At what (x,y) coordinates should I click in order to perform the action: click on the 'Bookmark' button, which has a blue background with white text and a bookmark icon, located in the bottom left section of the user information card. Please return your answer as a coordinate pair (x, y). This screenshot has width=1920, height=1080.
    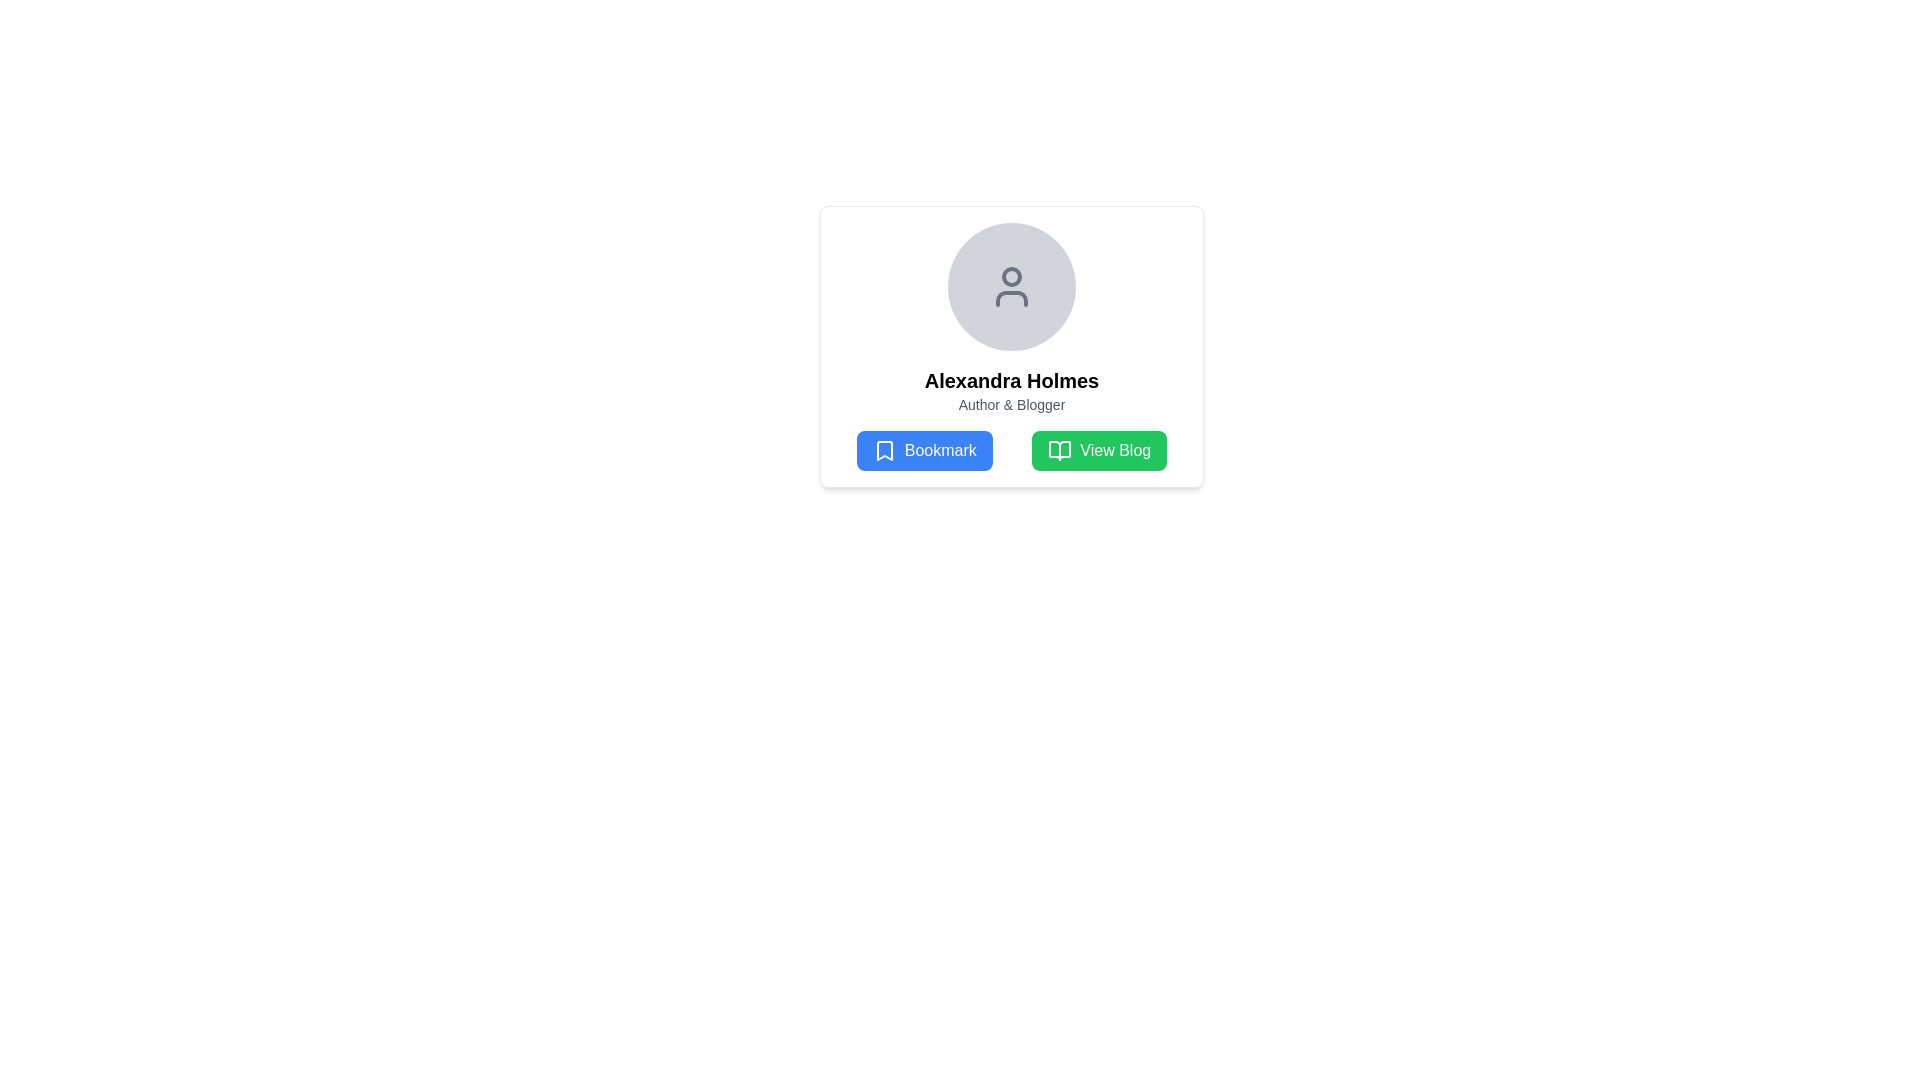
    Looking at the image, I should click on (923, 451).